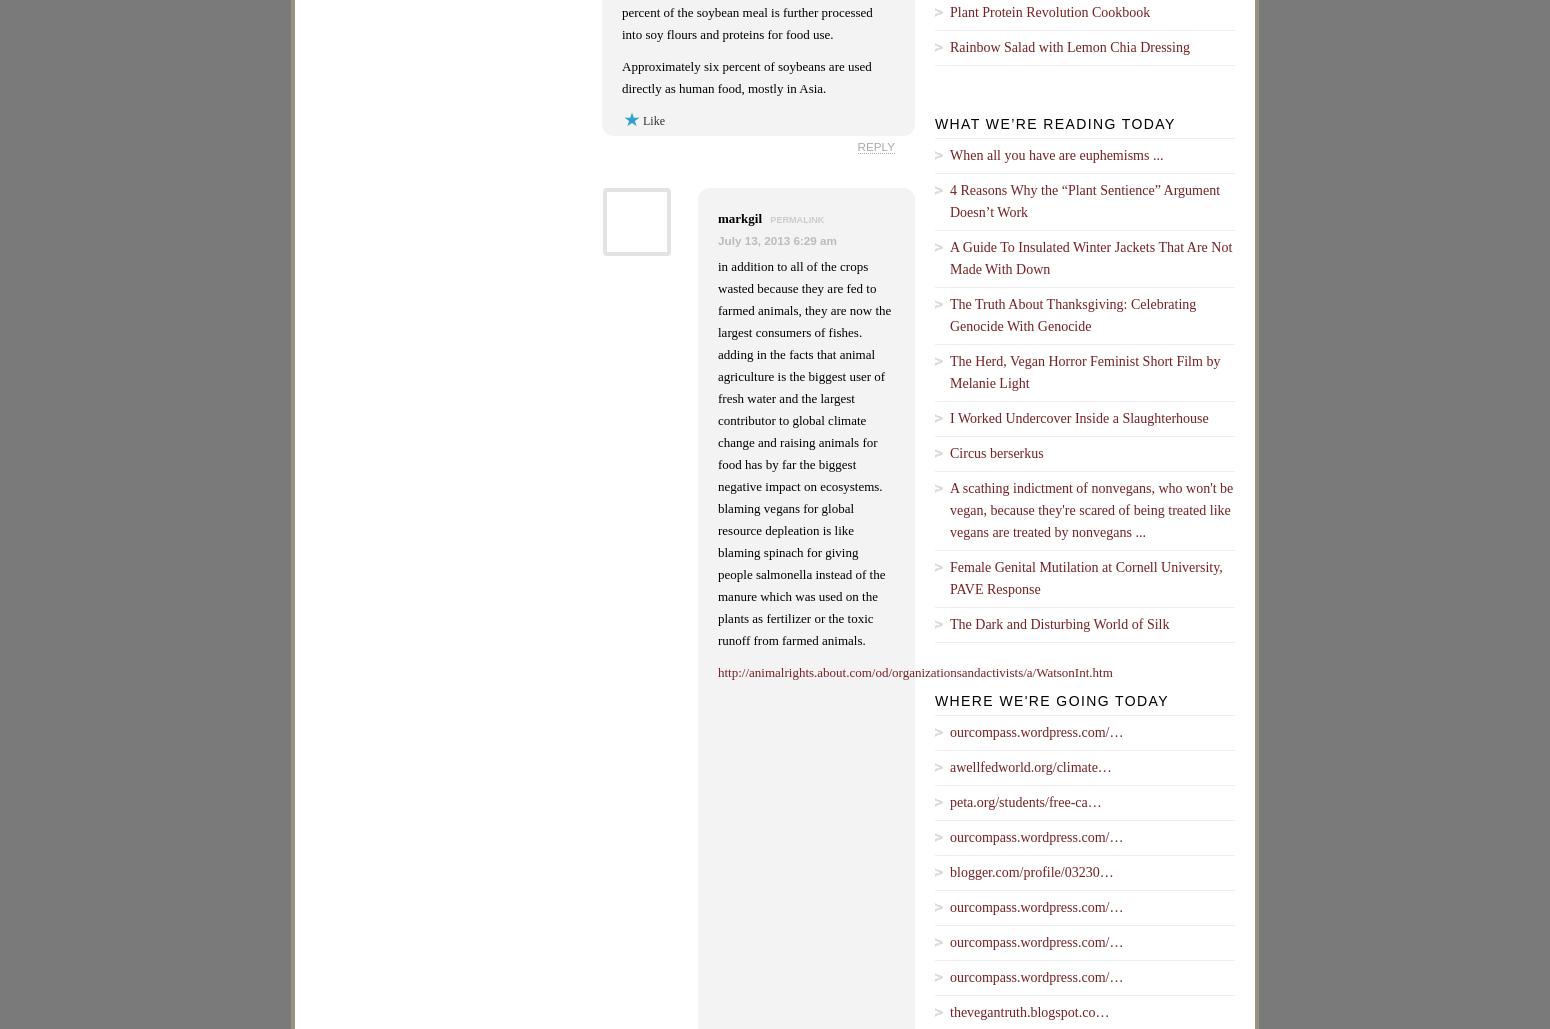  Describe the element at coordinates (746, 76) in the screenshot. I see `'Approximately six percent of soybeans are used directly as human food, mostly in Asia.'` at that location.